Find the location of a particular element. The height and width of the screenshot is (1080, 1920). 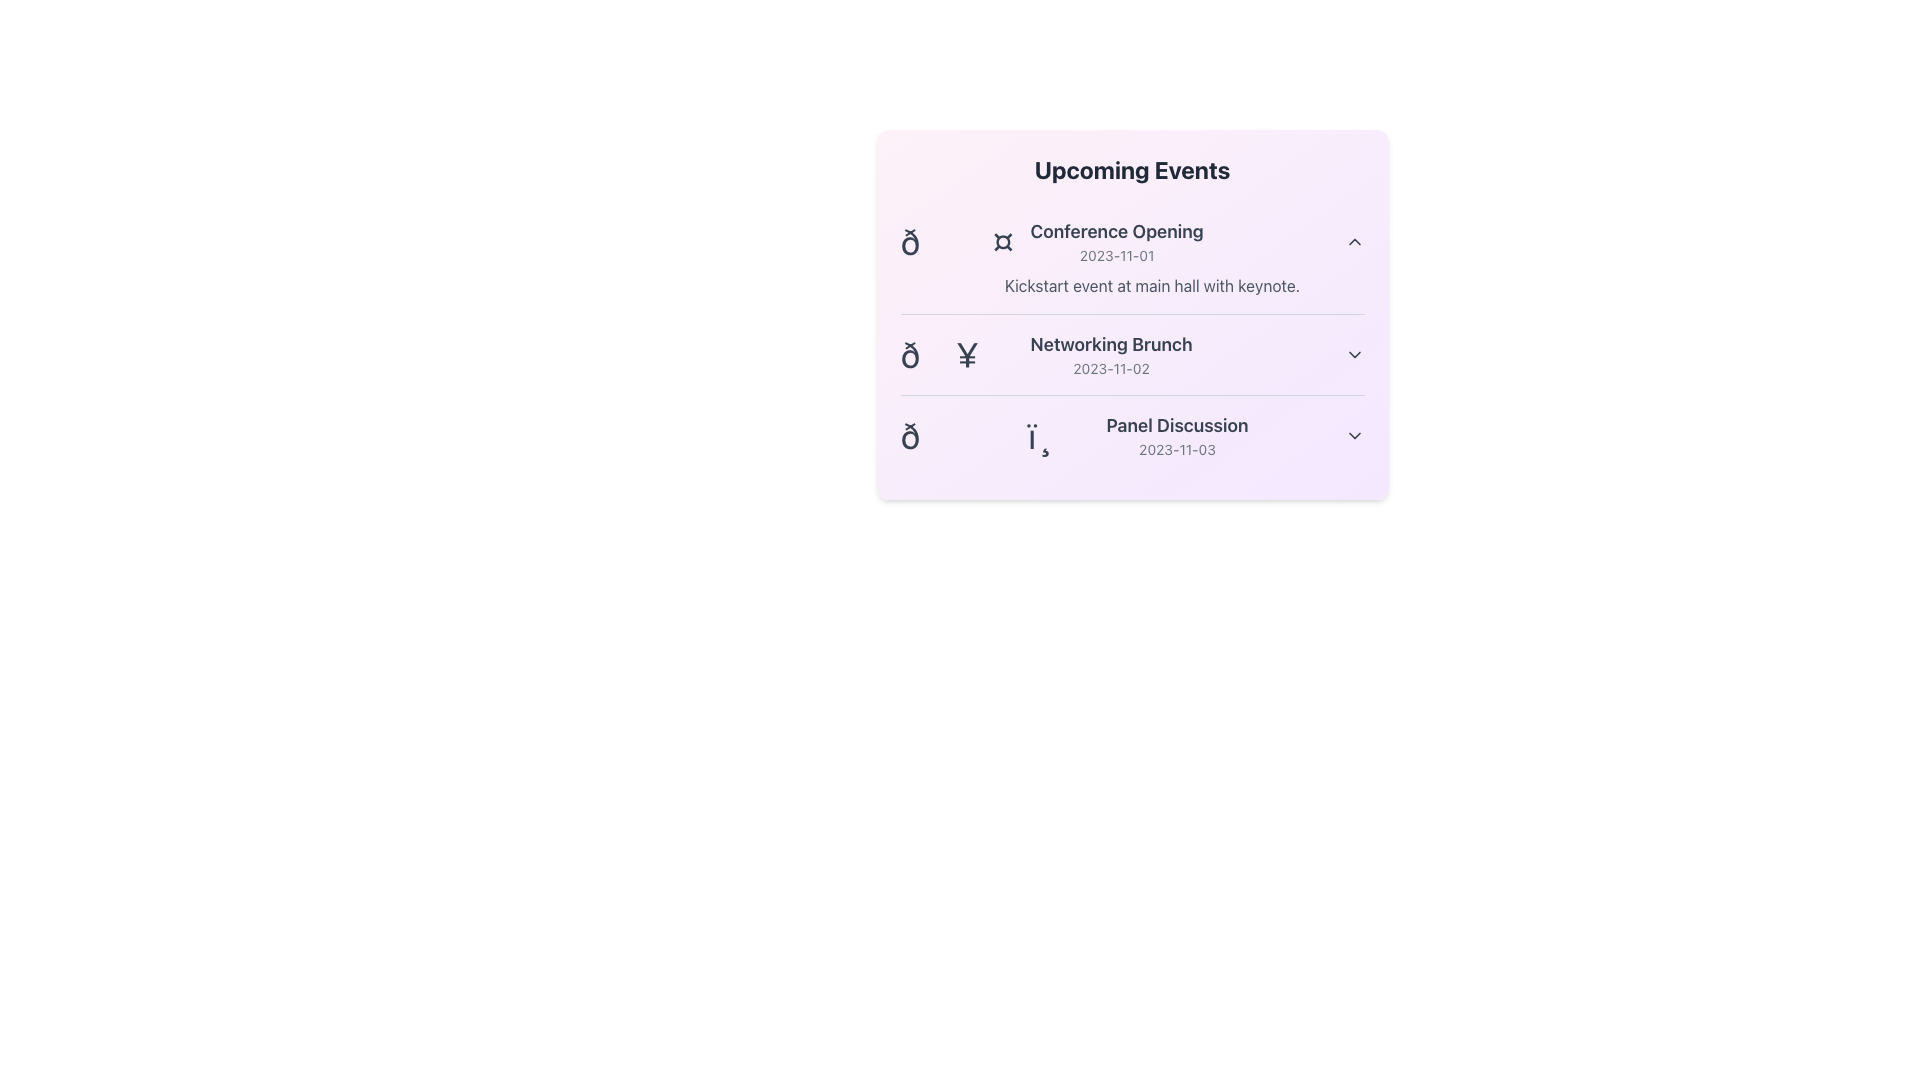

the 'Conference Opening' Event List Item located at the top of the 'Upcoming Events' card is located at coordinates (1051, 241).